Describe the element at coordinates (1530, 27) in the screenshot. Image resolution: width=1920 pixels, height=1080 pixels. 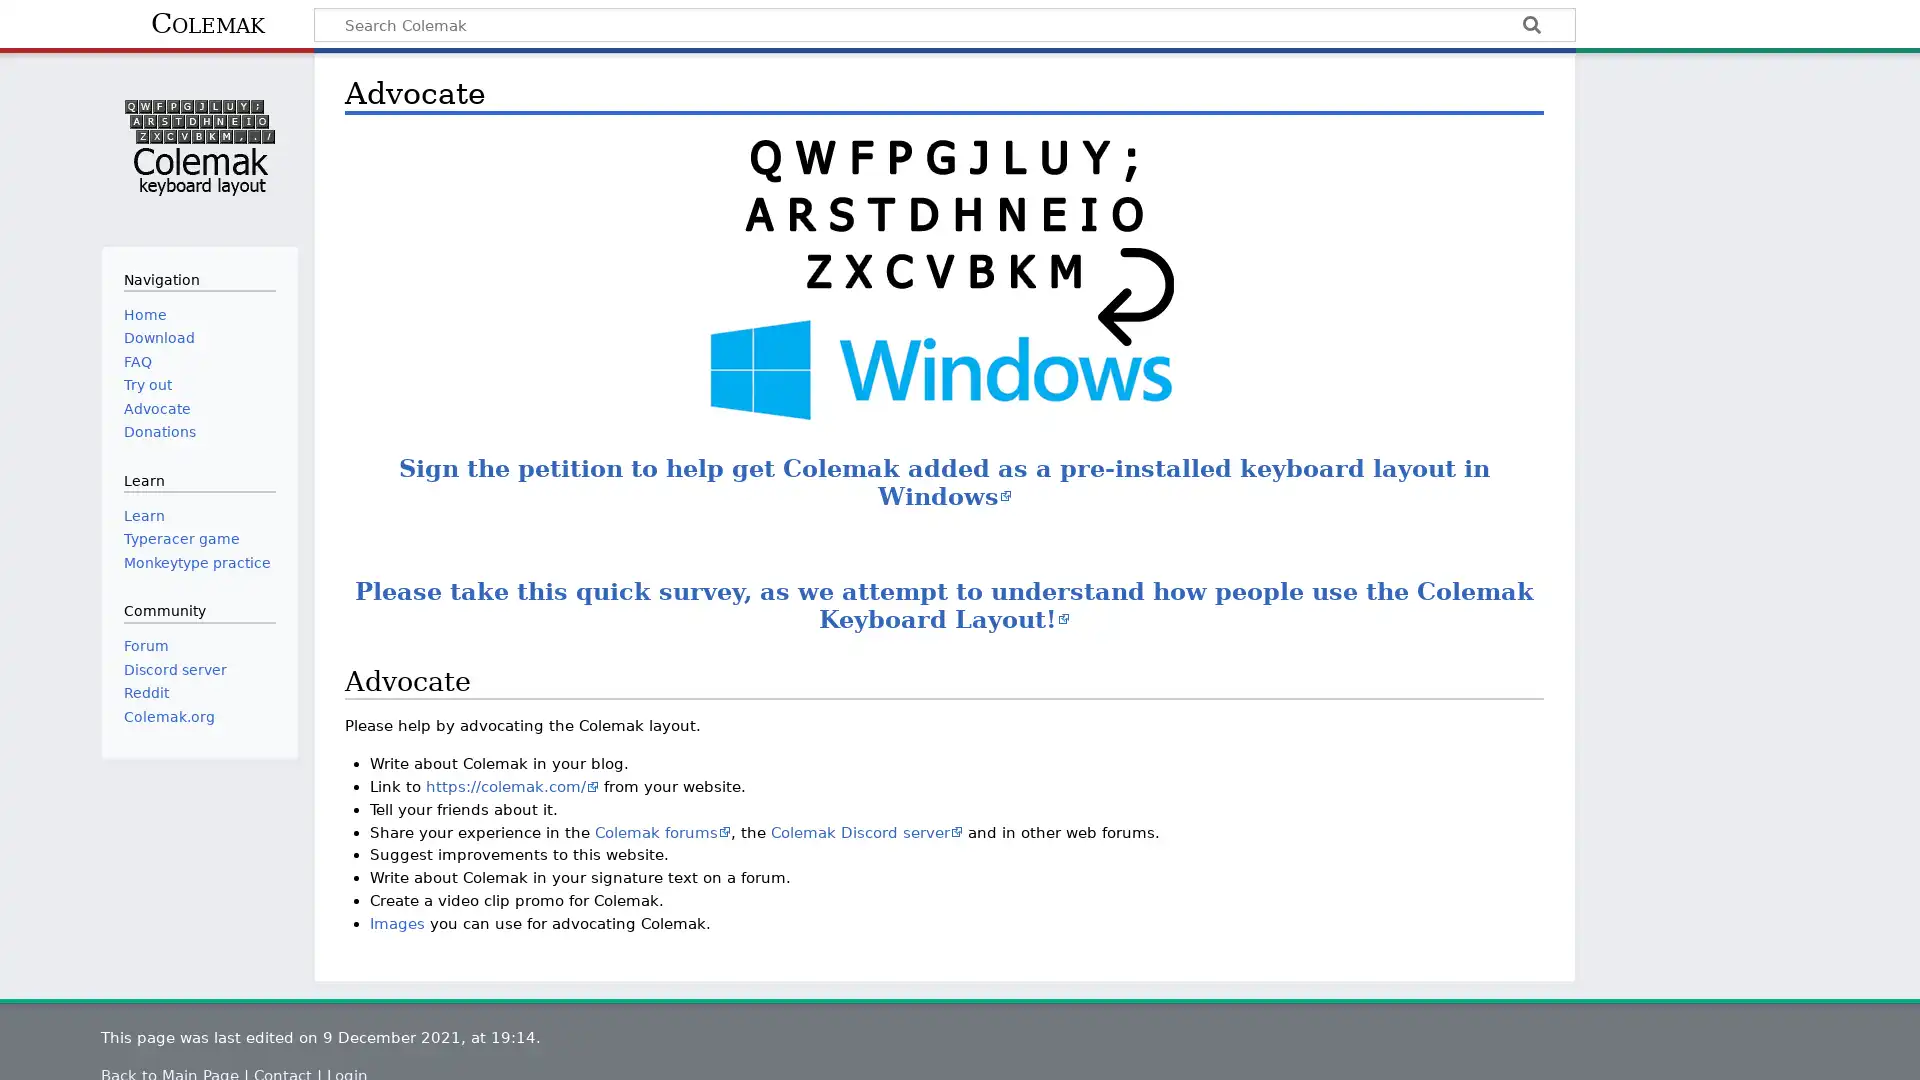
I see `Go` at that location.